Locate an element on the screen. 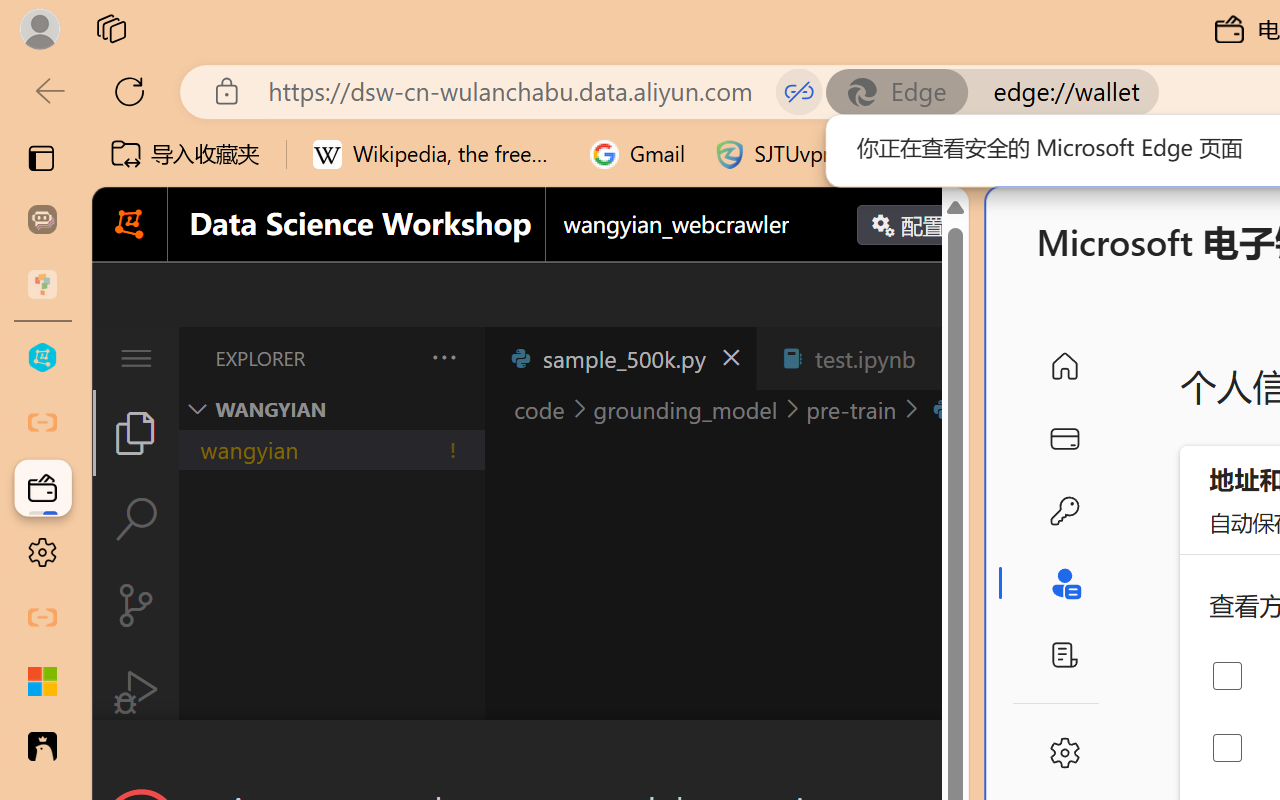  'Search (Ctrl+Shift+F)' is located at coordinates (134, 518).